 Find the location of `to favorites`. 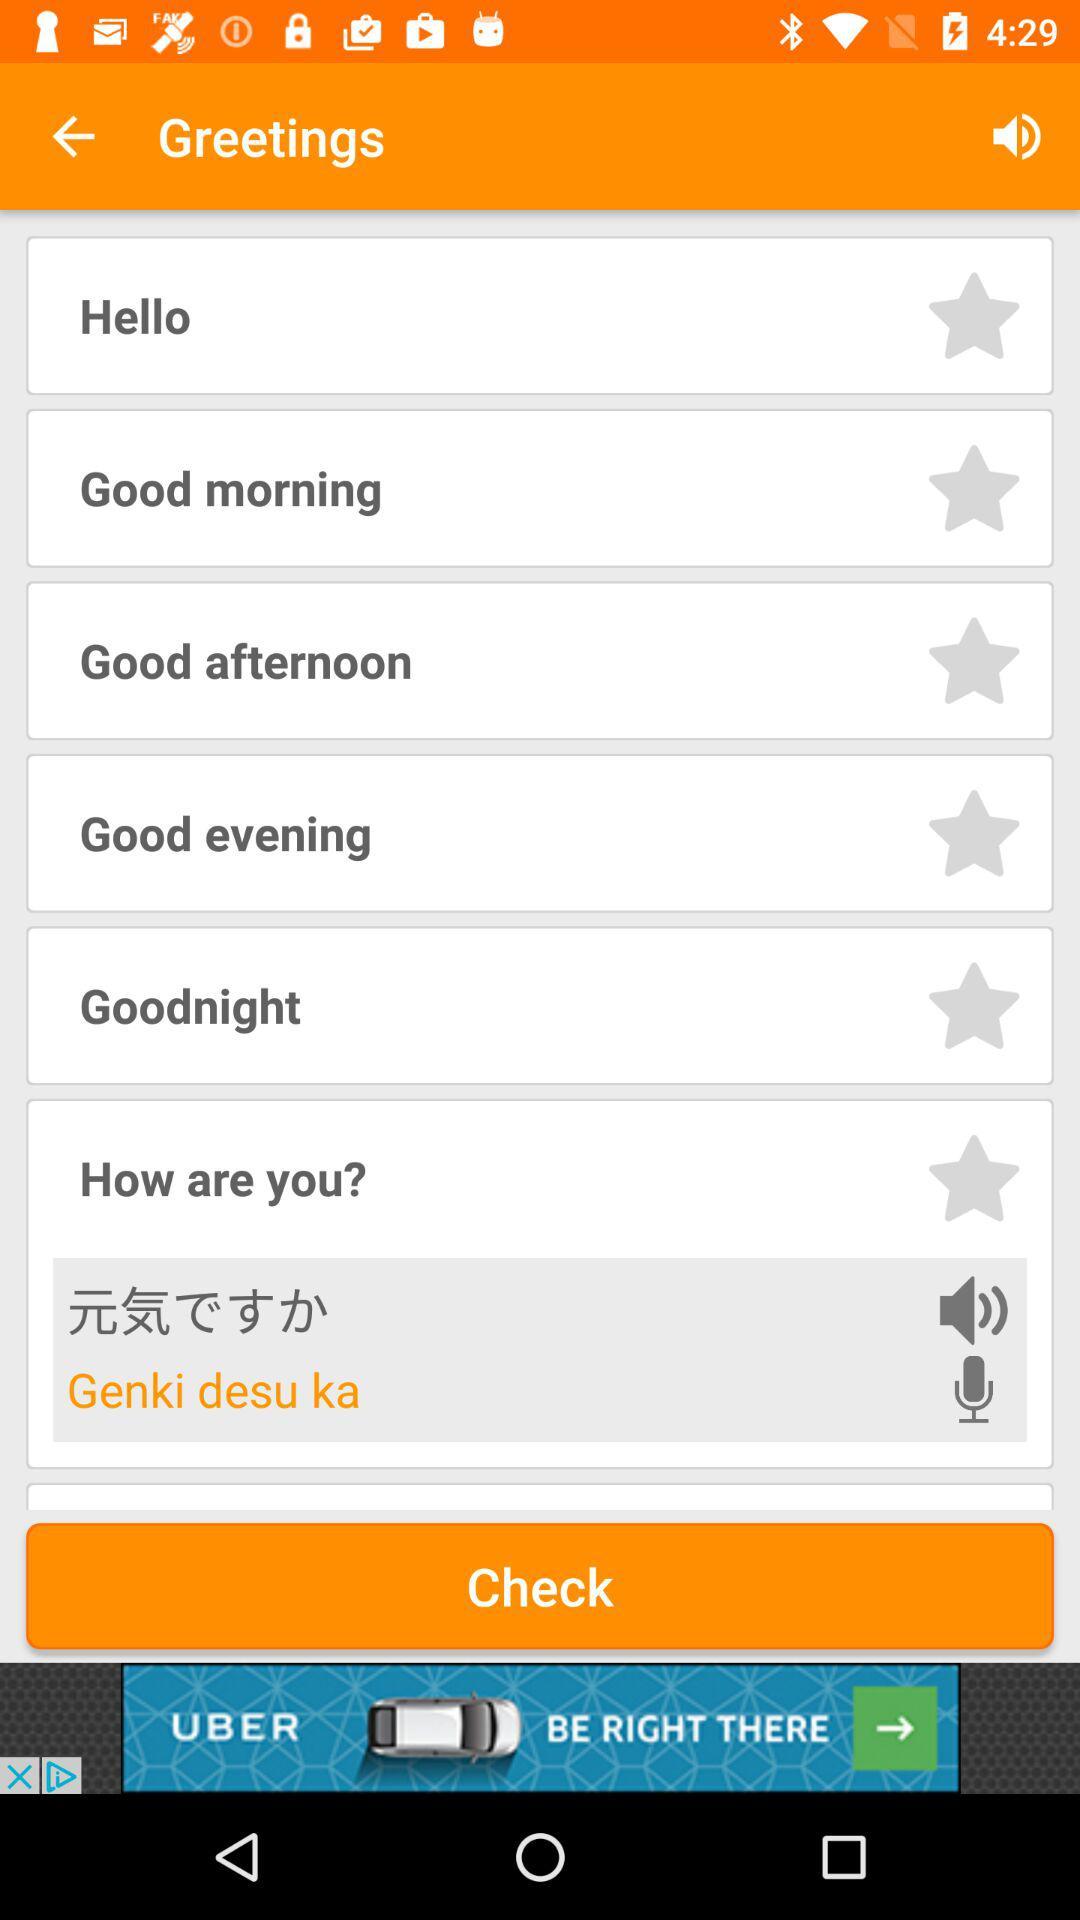

to favorites is located at coordinates (973, 660).